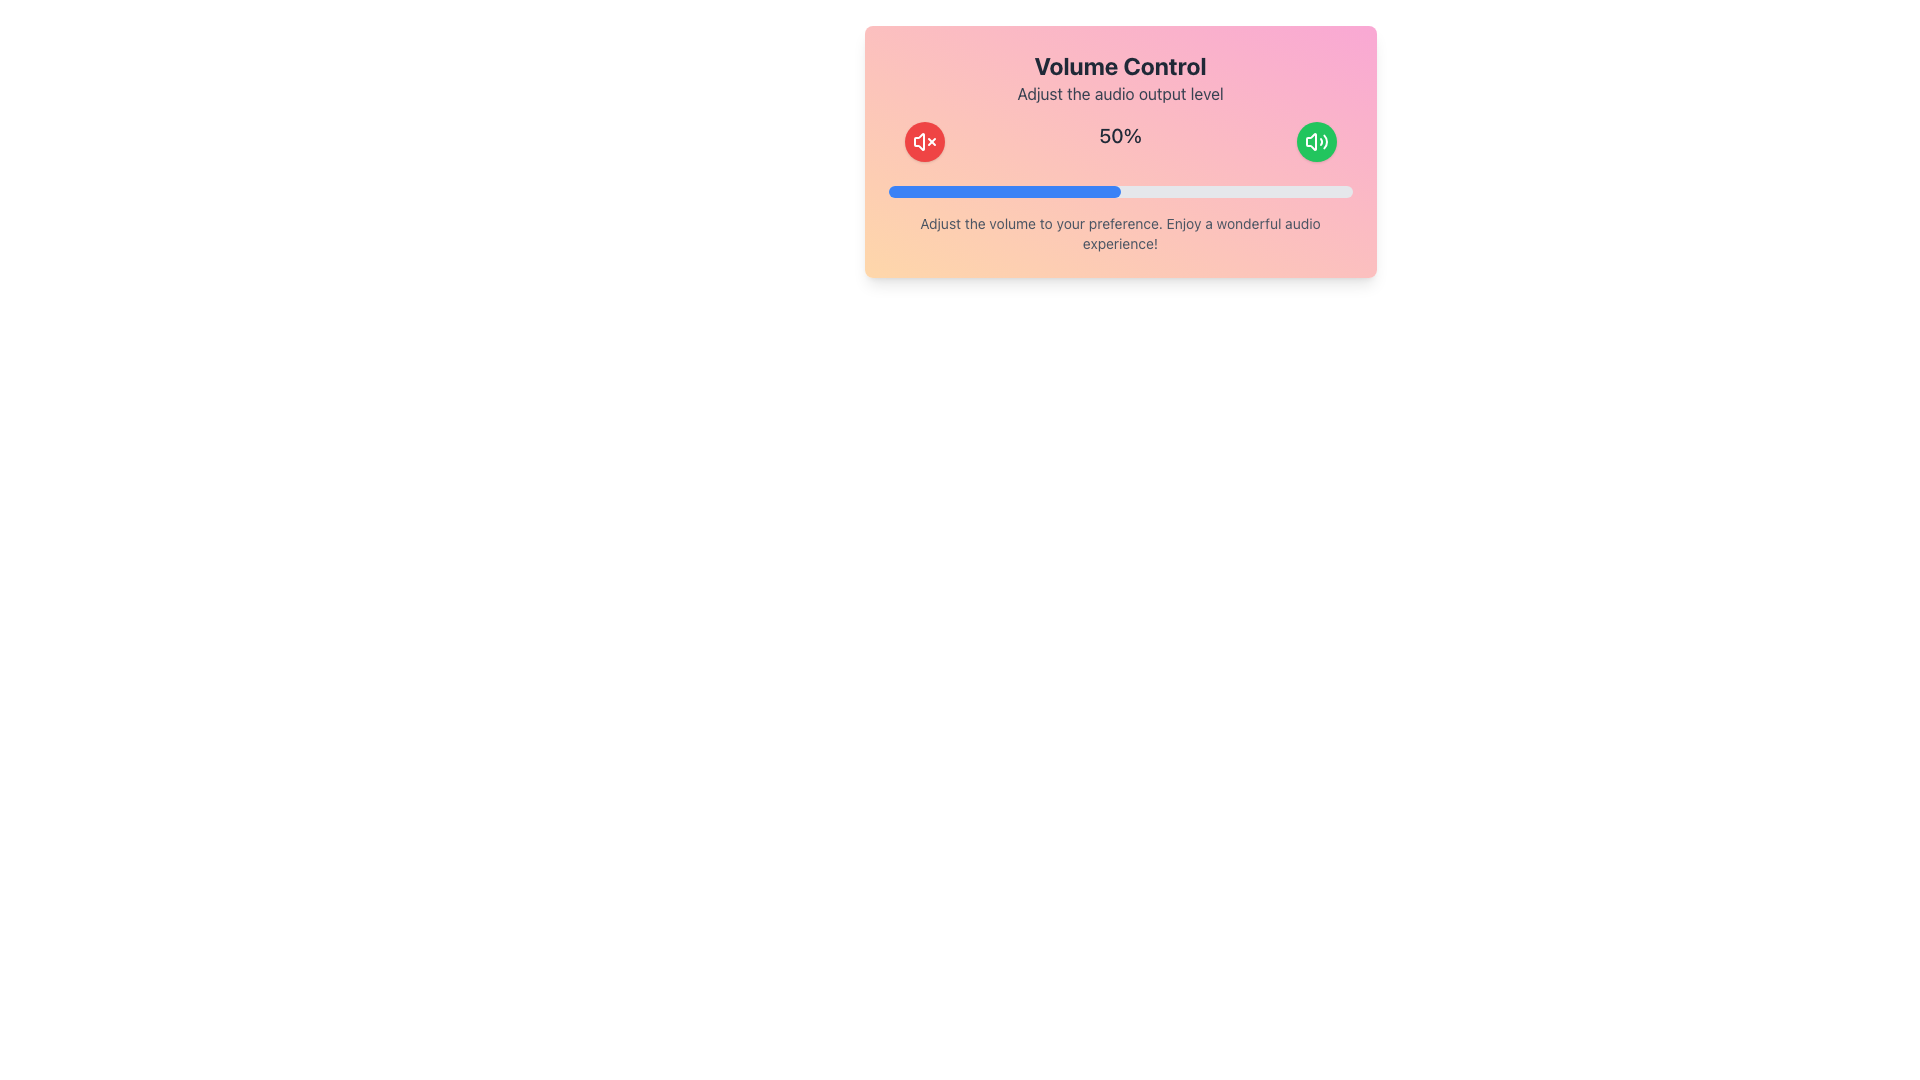 The image size is (1920, 1080). Describe the element at coordinates (1310, 141) in the screenshot. I see `the leftmost component of the speaker icon that visually represents low-to-mid audio volume, located in the top-right of the volume control card` at that location.